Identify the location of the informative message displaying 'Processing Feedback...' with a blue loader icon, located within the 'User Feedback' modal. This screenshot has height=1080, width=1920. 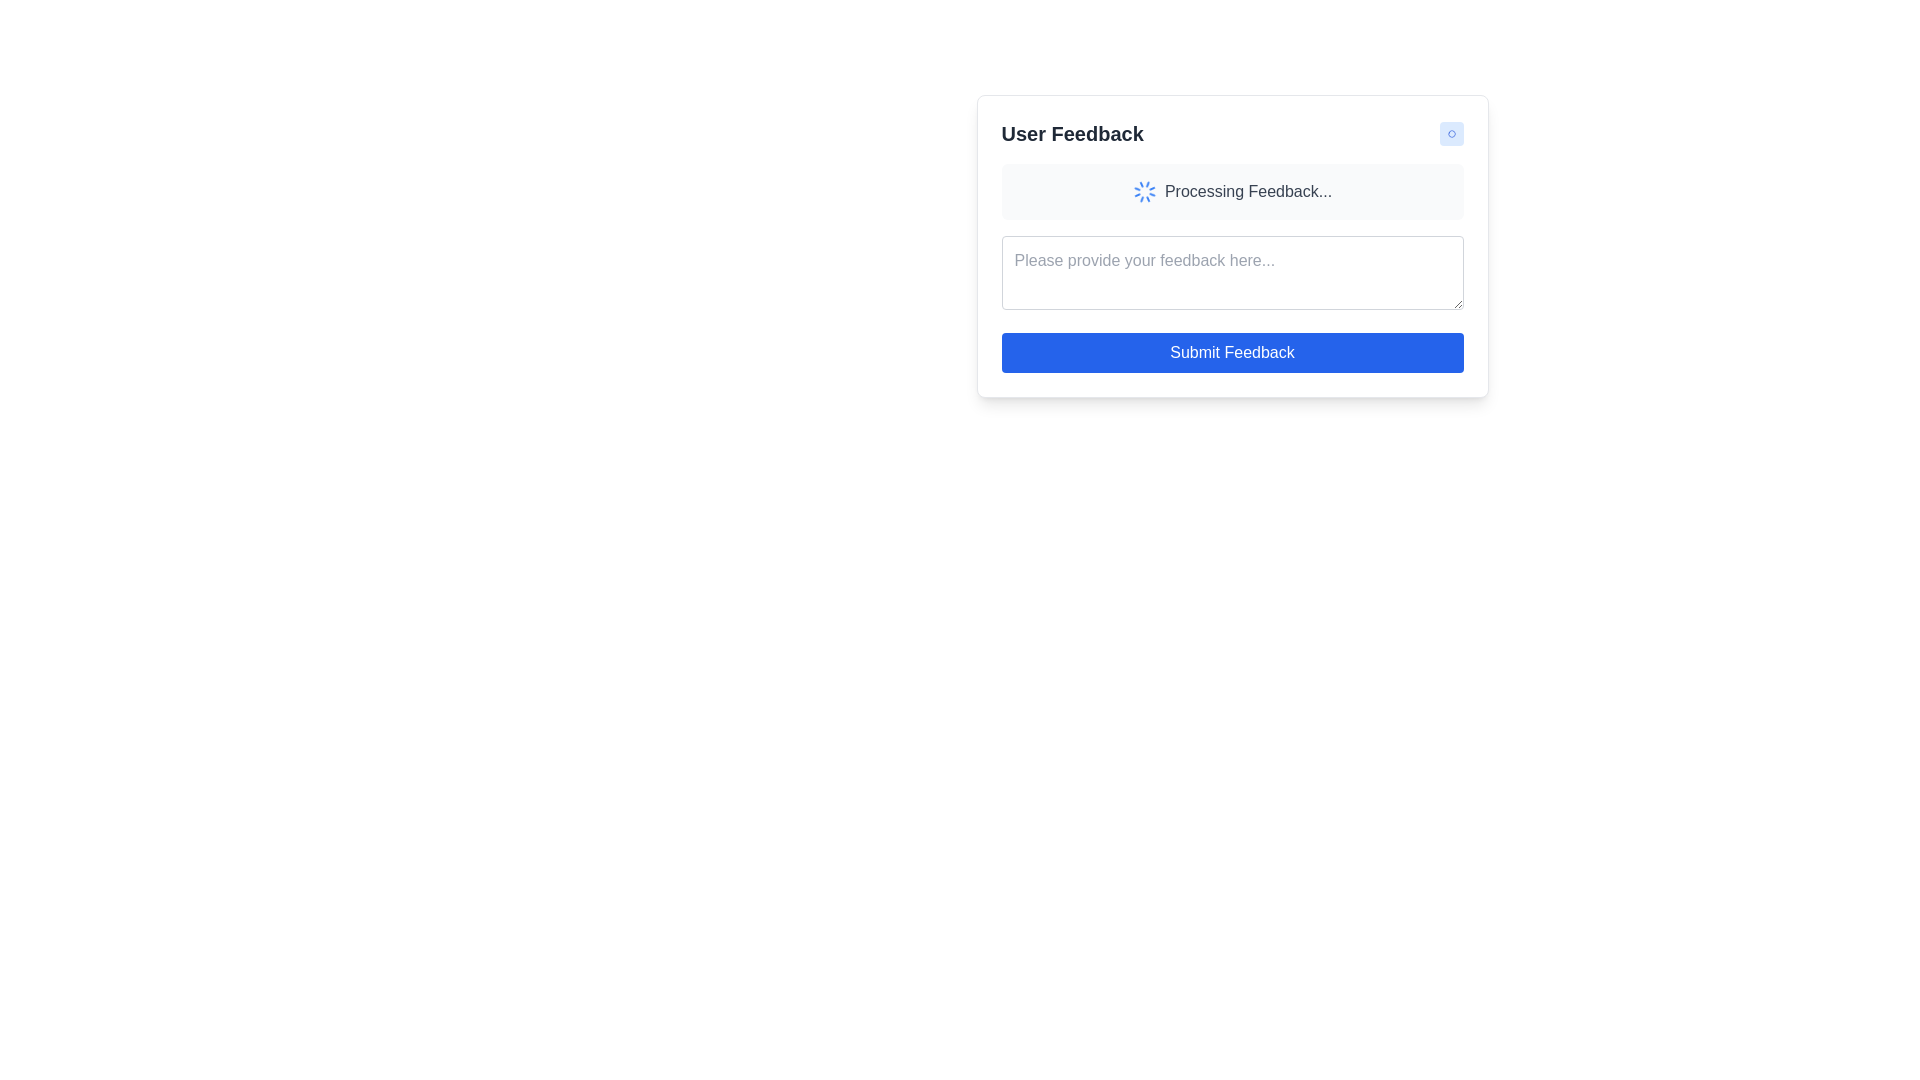
(1231, 192).